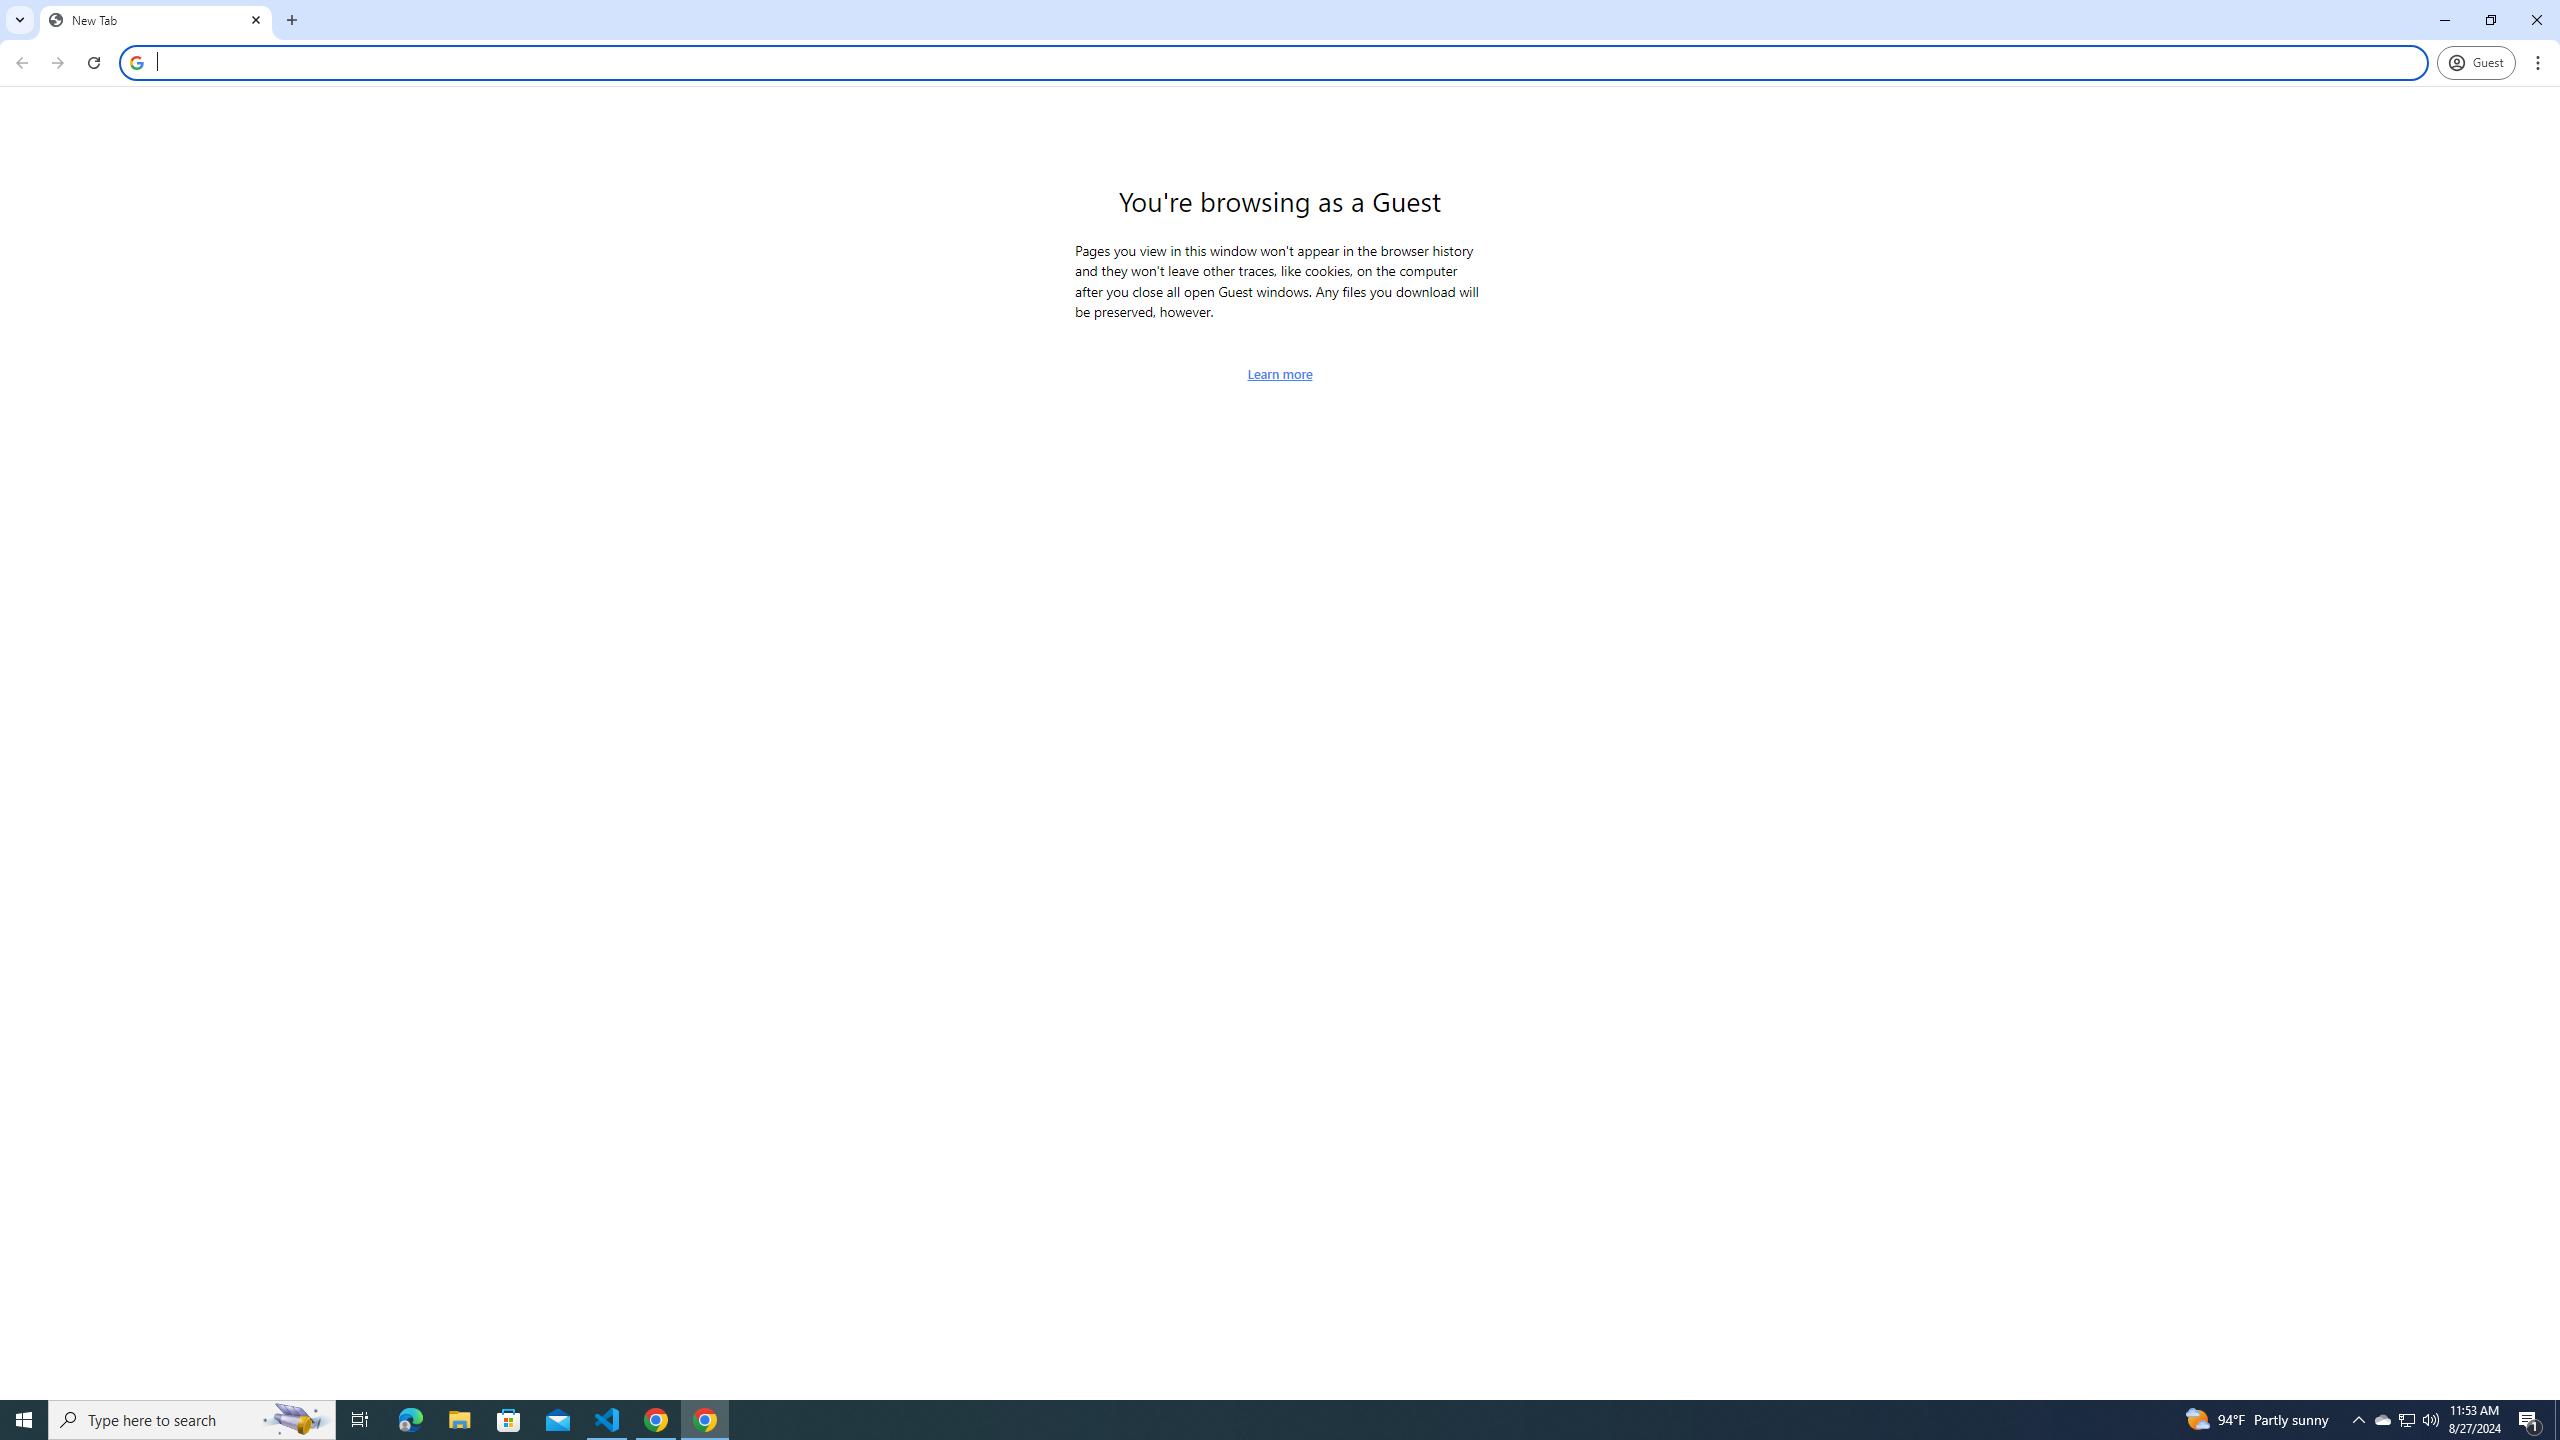 The height and width of the screenshot is (1440, 2560). What do you see at coordinates (2475, 62) in the screenshot?
I see `'Guest'` at bounding box center [2475, 62].